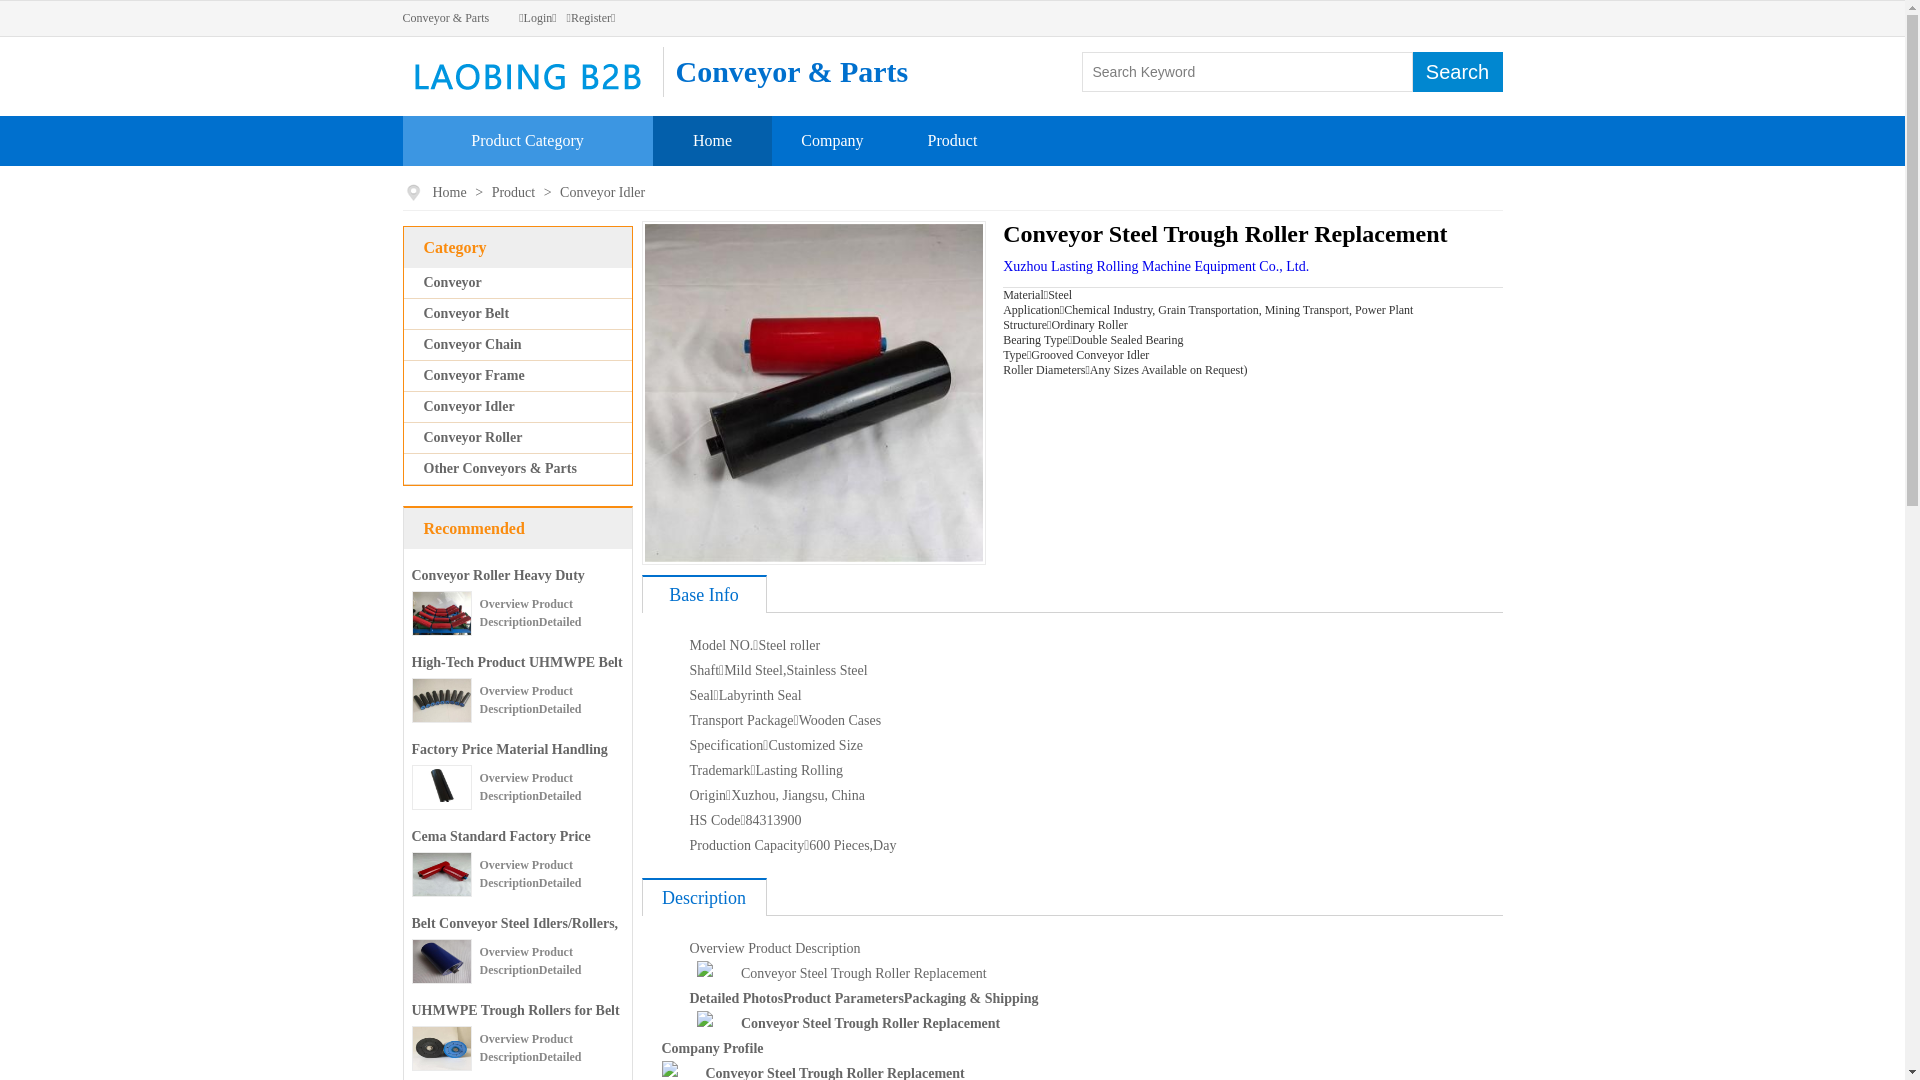  Describe the element at coordinates (422, 468) in the screenshot. I see `'Other Conveyors & Parts'` at that location.